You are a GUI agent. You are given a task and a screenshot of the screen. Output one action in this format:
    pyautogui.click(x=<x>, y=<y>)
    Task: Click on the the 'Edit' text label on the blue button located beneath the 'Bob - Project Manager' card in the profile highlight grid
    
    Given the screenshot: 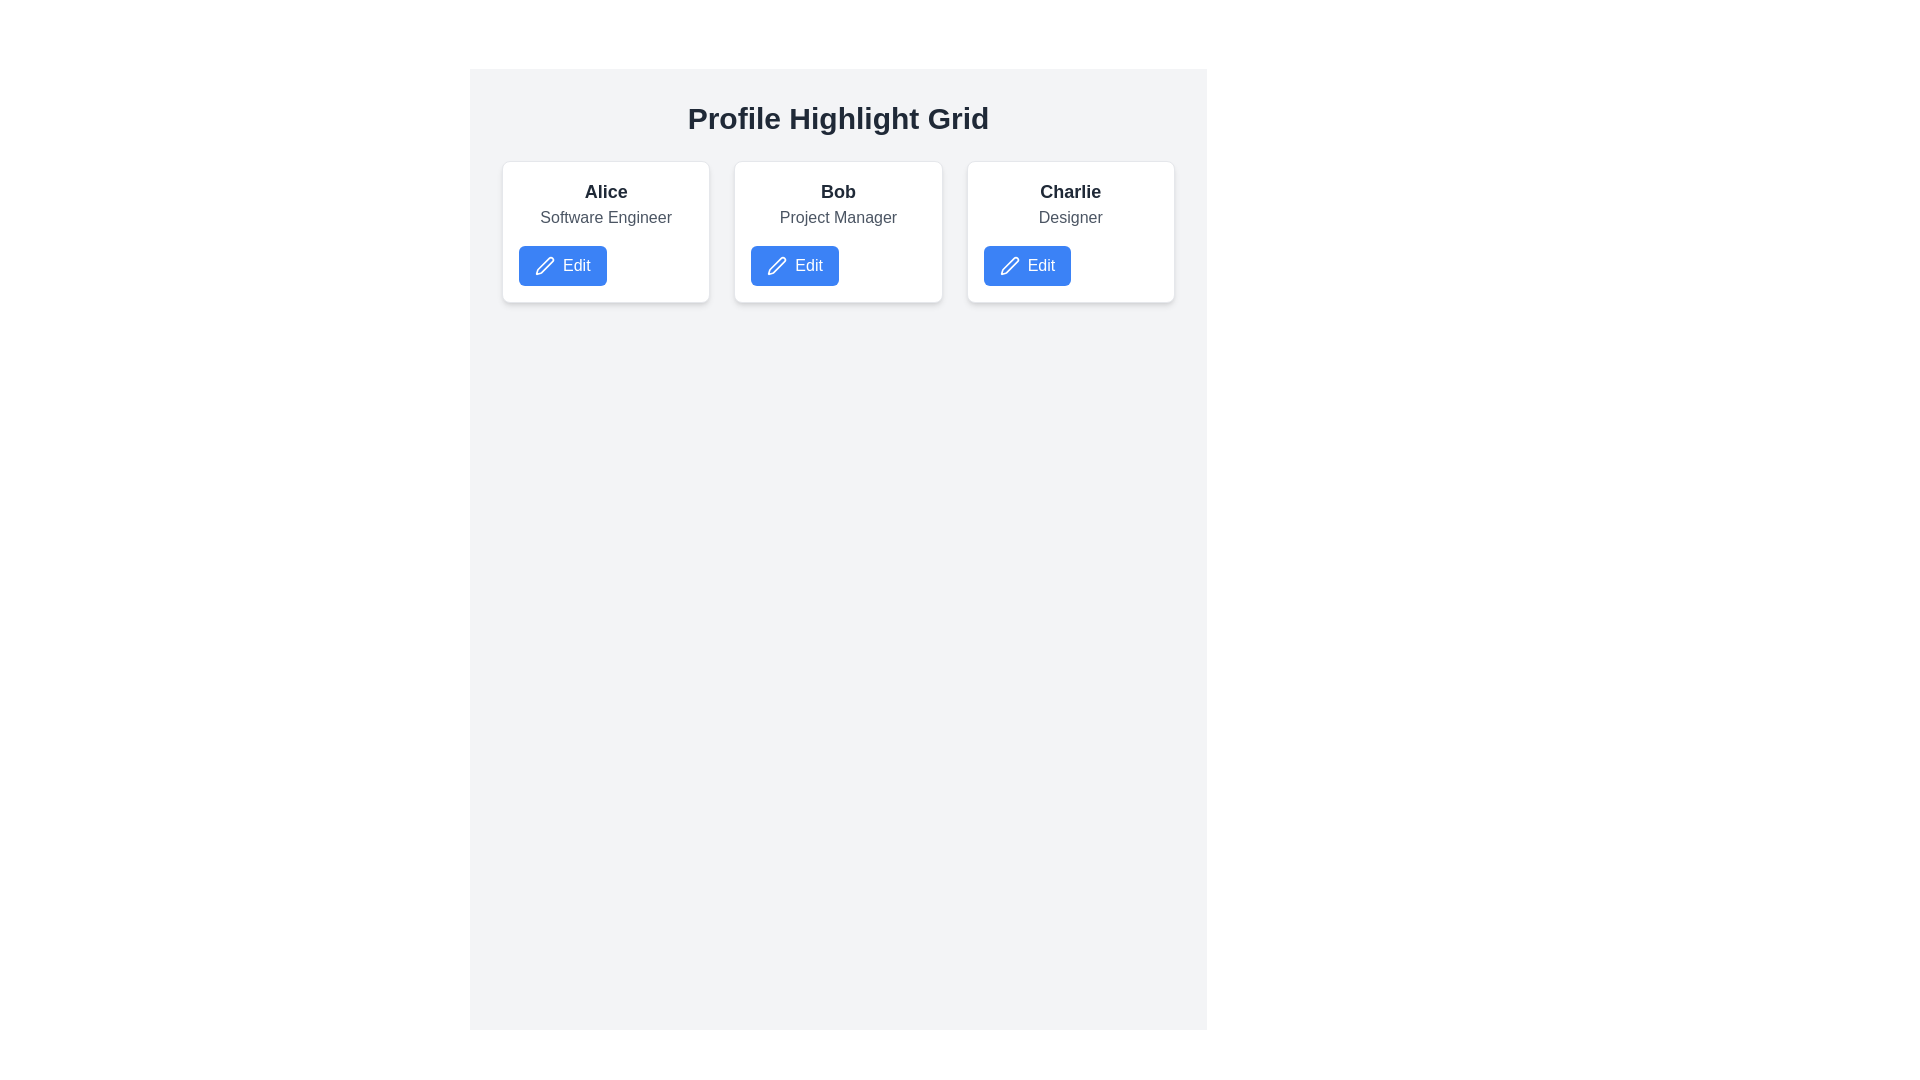 What is the action you would take?
    pyautogui.click(x=809, y=265)
    